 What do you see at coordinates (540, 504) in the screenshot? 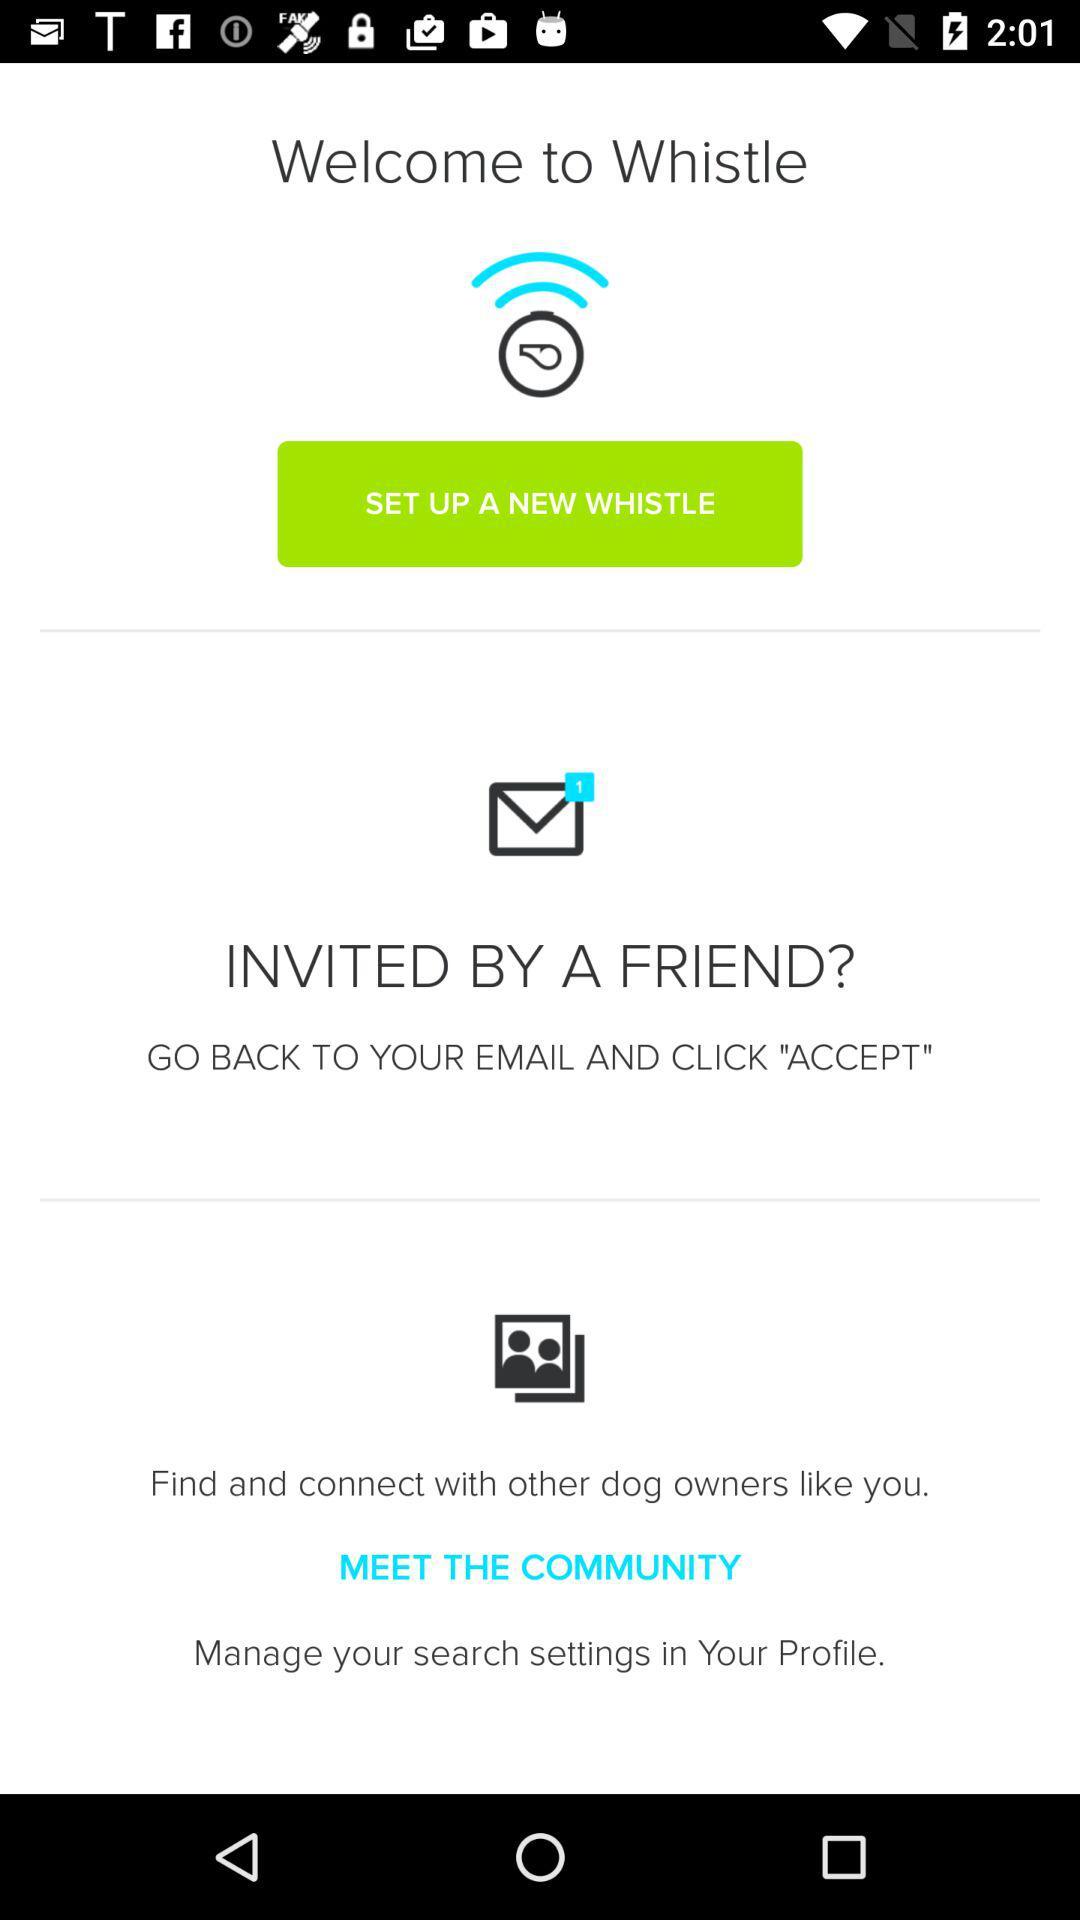
I see `the set up a` at bounding box center [540, 504].